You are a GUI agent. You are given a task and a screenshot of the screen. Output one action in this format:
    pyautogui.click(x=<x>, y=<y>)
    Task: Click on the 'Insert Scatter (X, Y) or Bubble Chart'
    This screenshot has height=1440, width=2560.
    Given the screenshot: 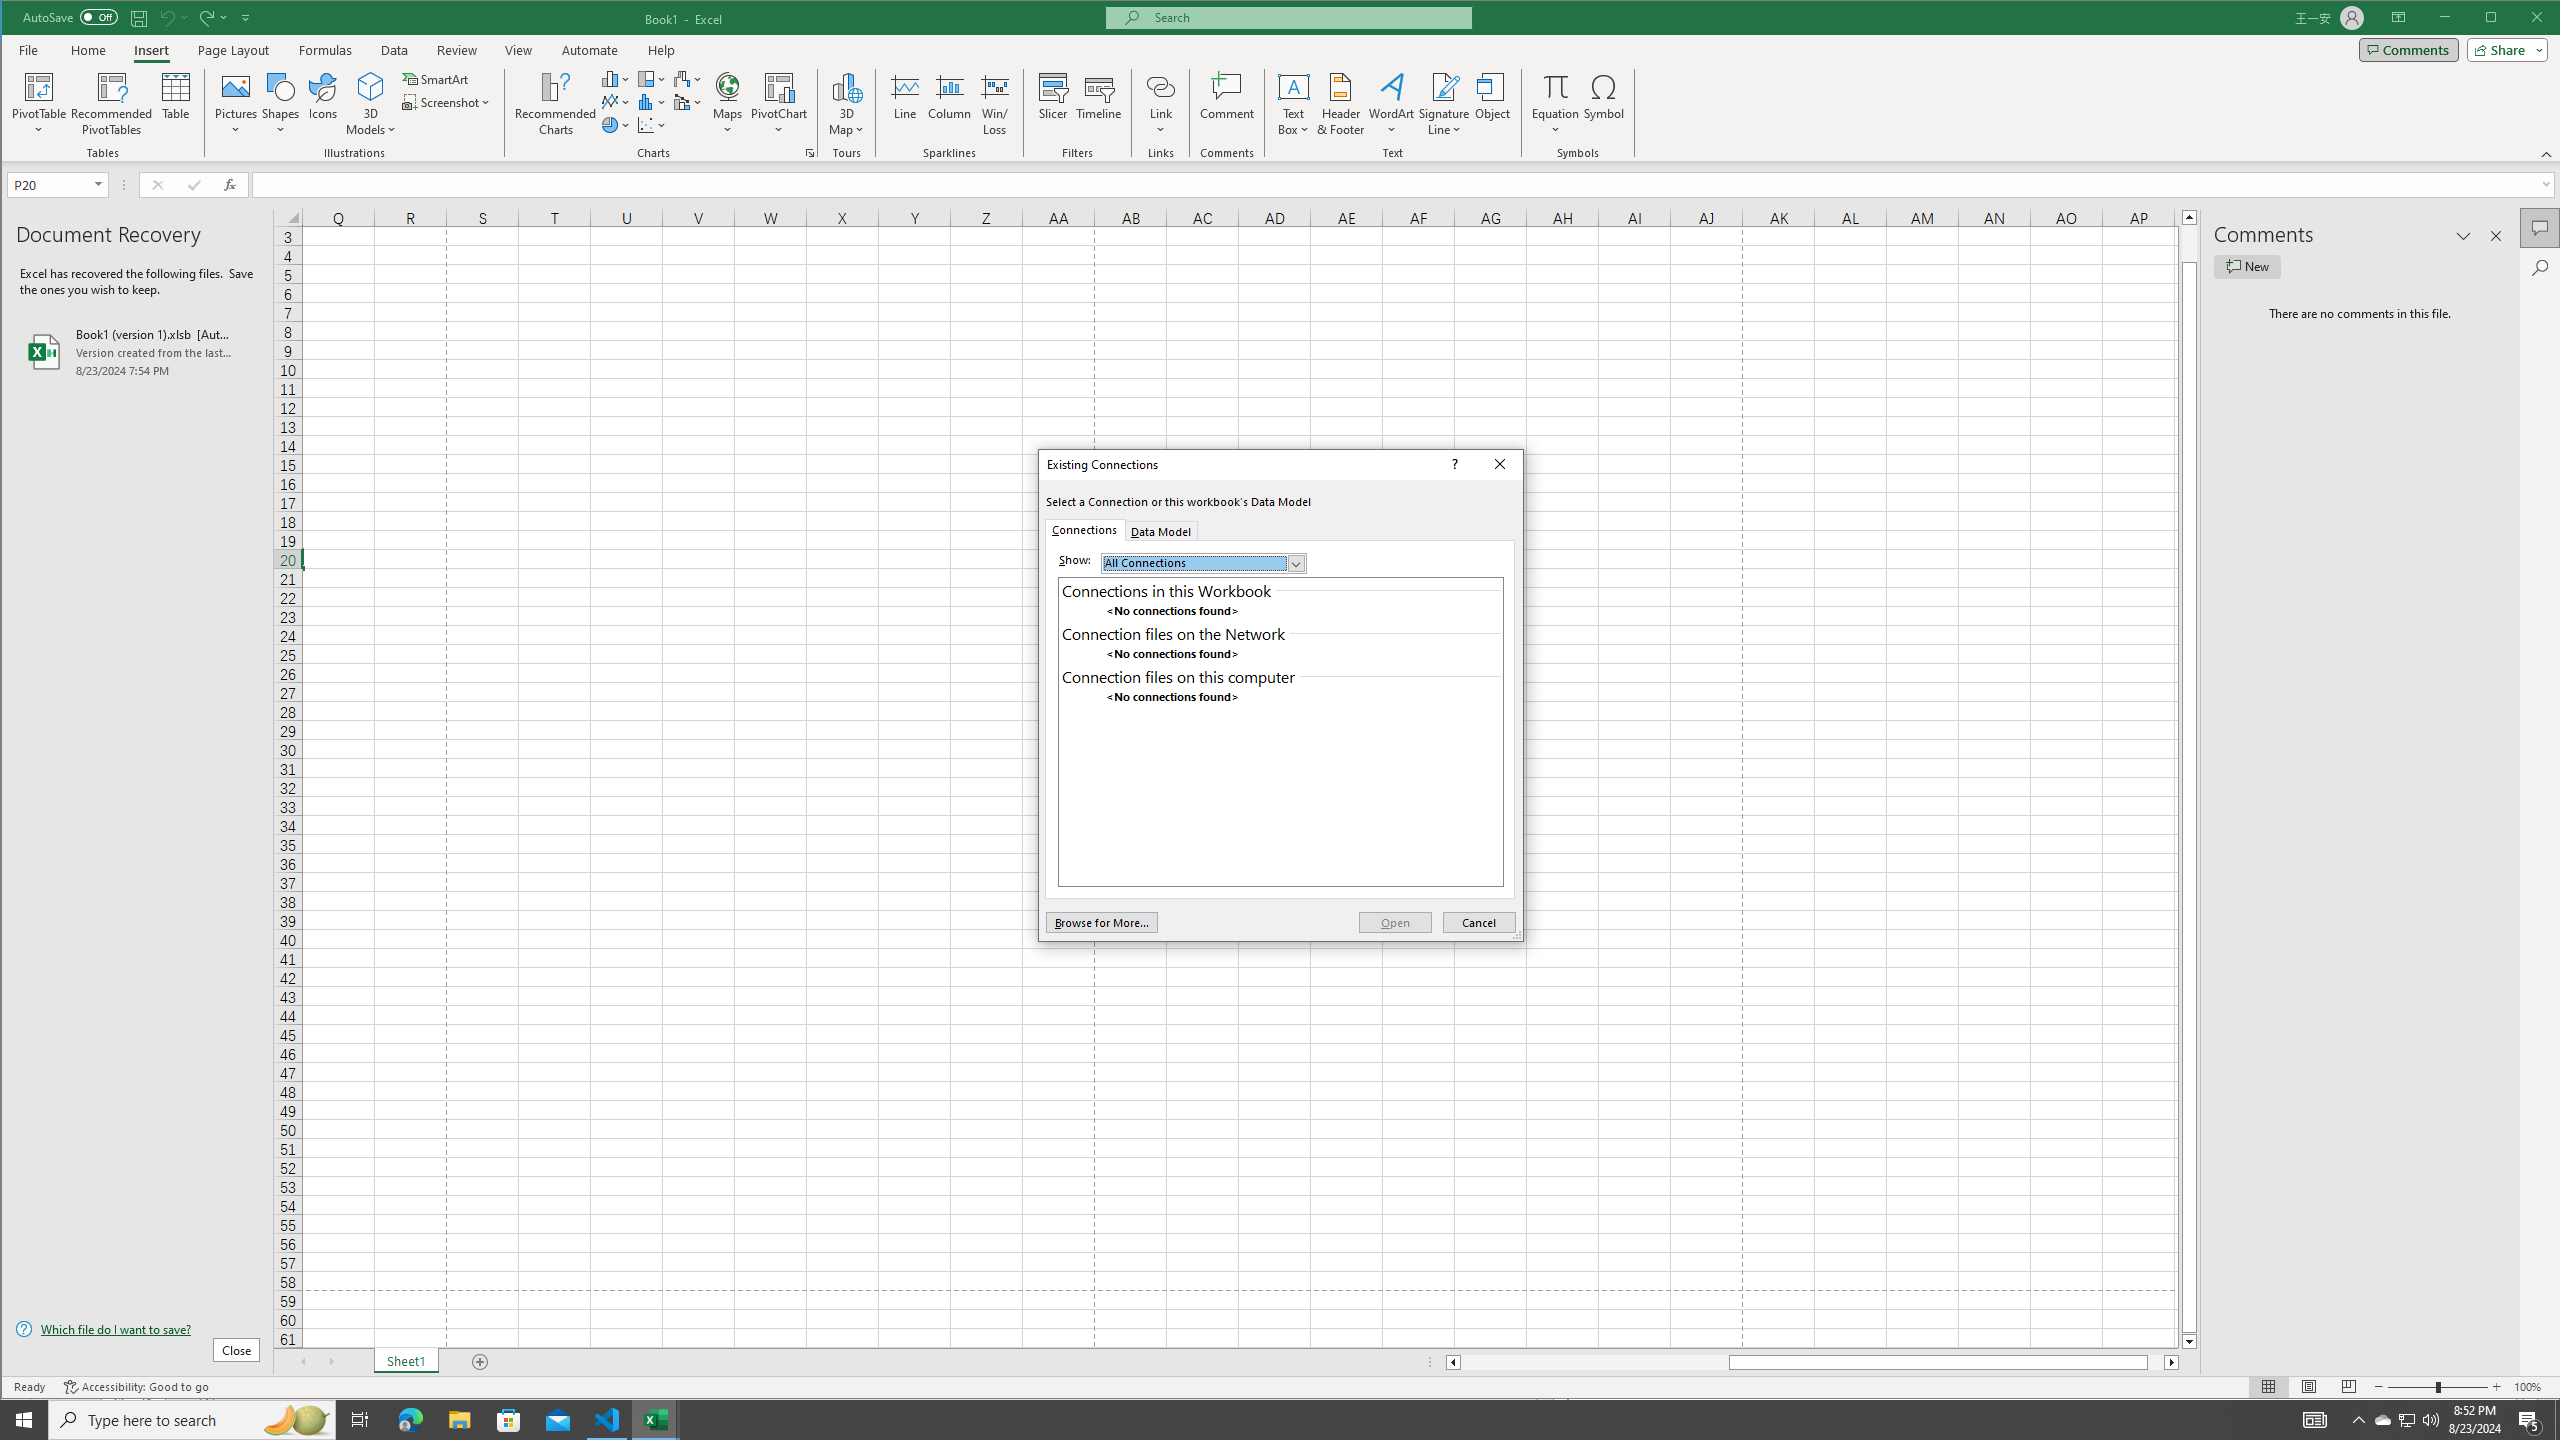 What is the action you would take?
    pyautogui.click(x=652, y=125)
    